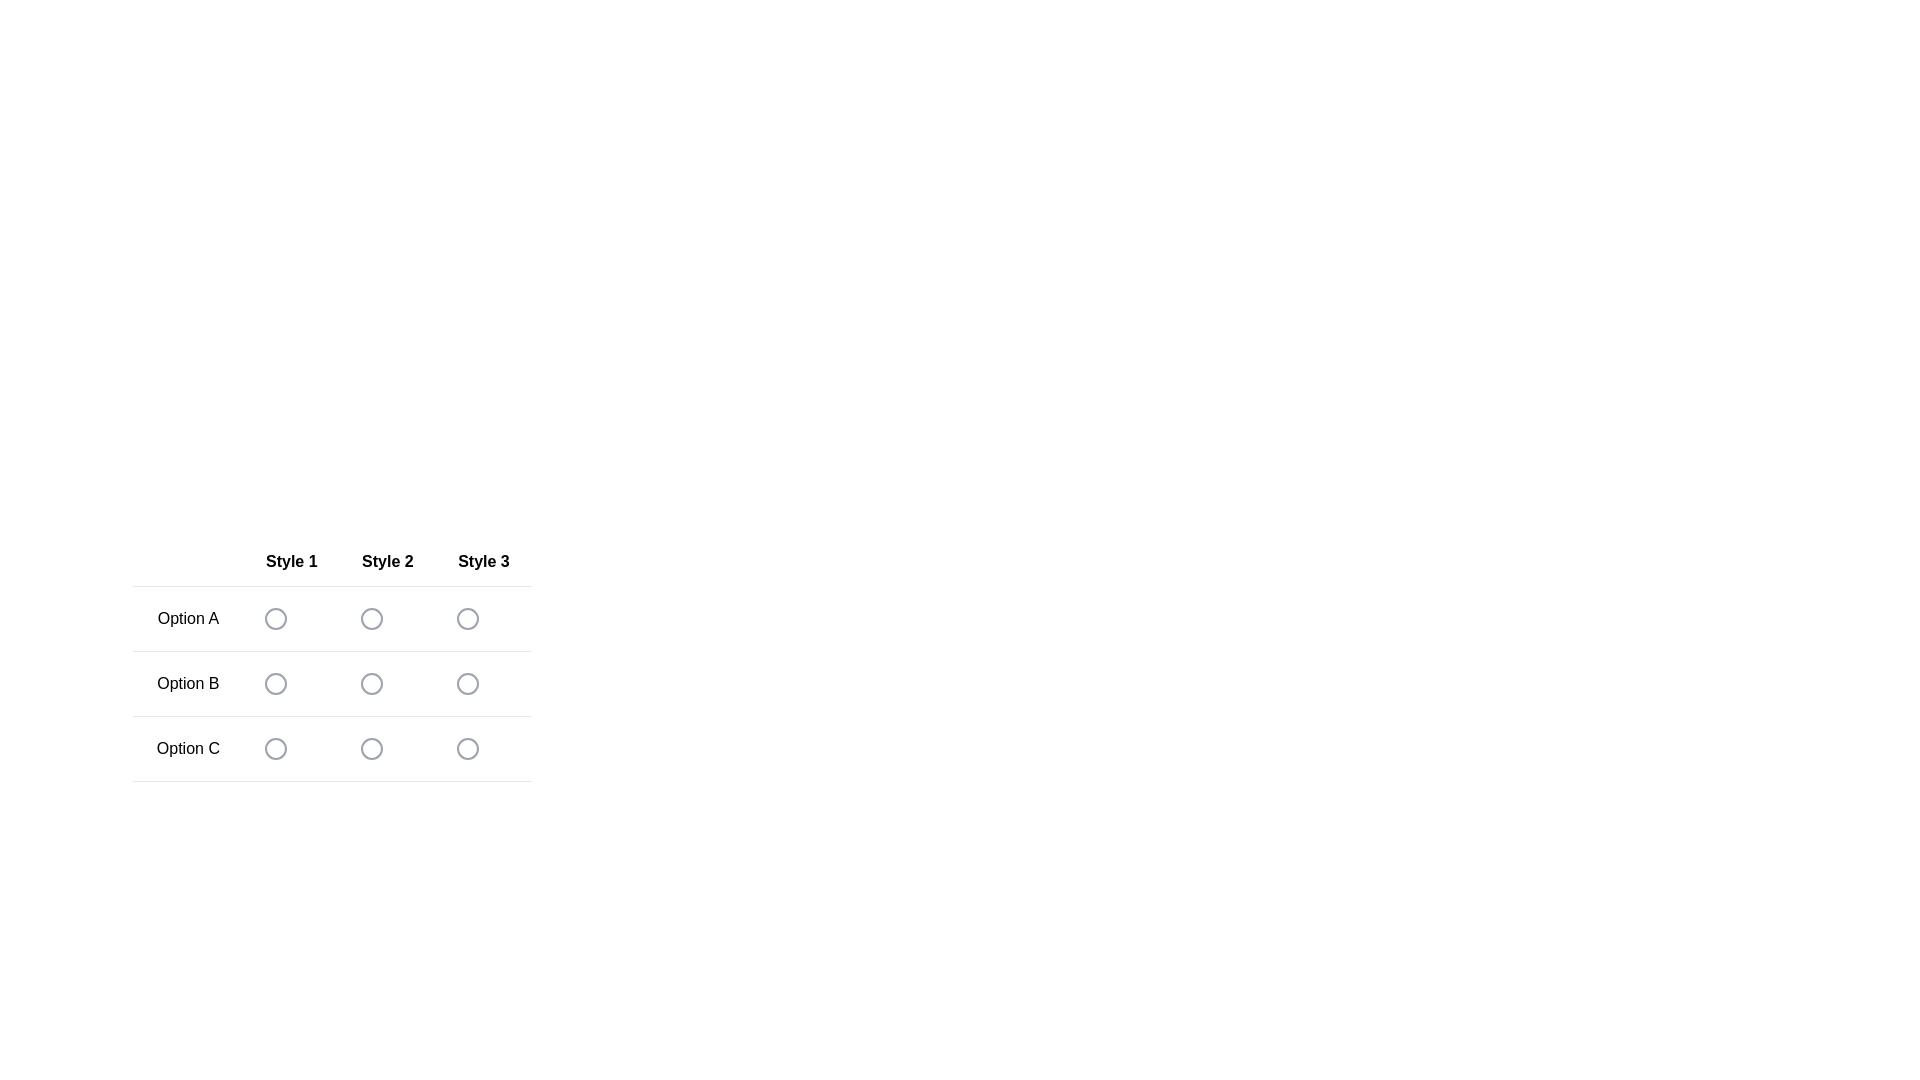 Image resolution: width=1920 pixels, height=1080 pixels. What do you see at coordinates (188, 682) in the screenshot?
I see `the Text Label in the second row of the grid that provides context for 'Option B' associated with 'Style 1'` at bounding box center [188, 682].